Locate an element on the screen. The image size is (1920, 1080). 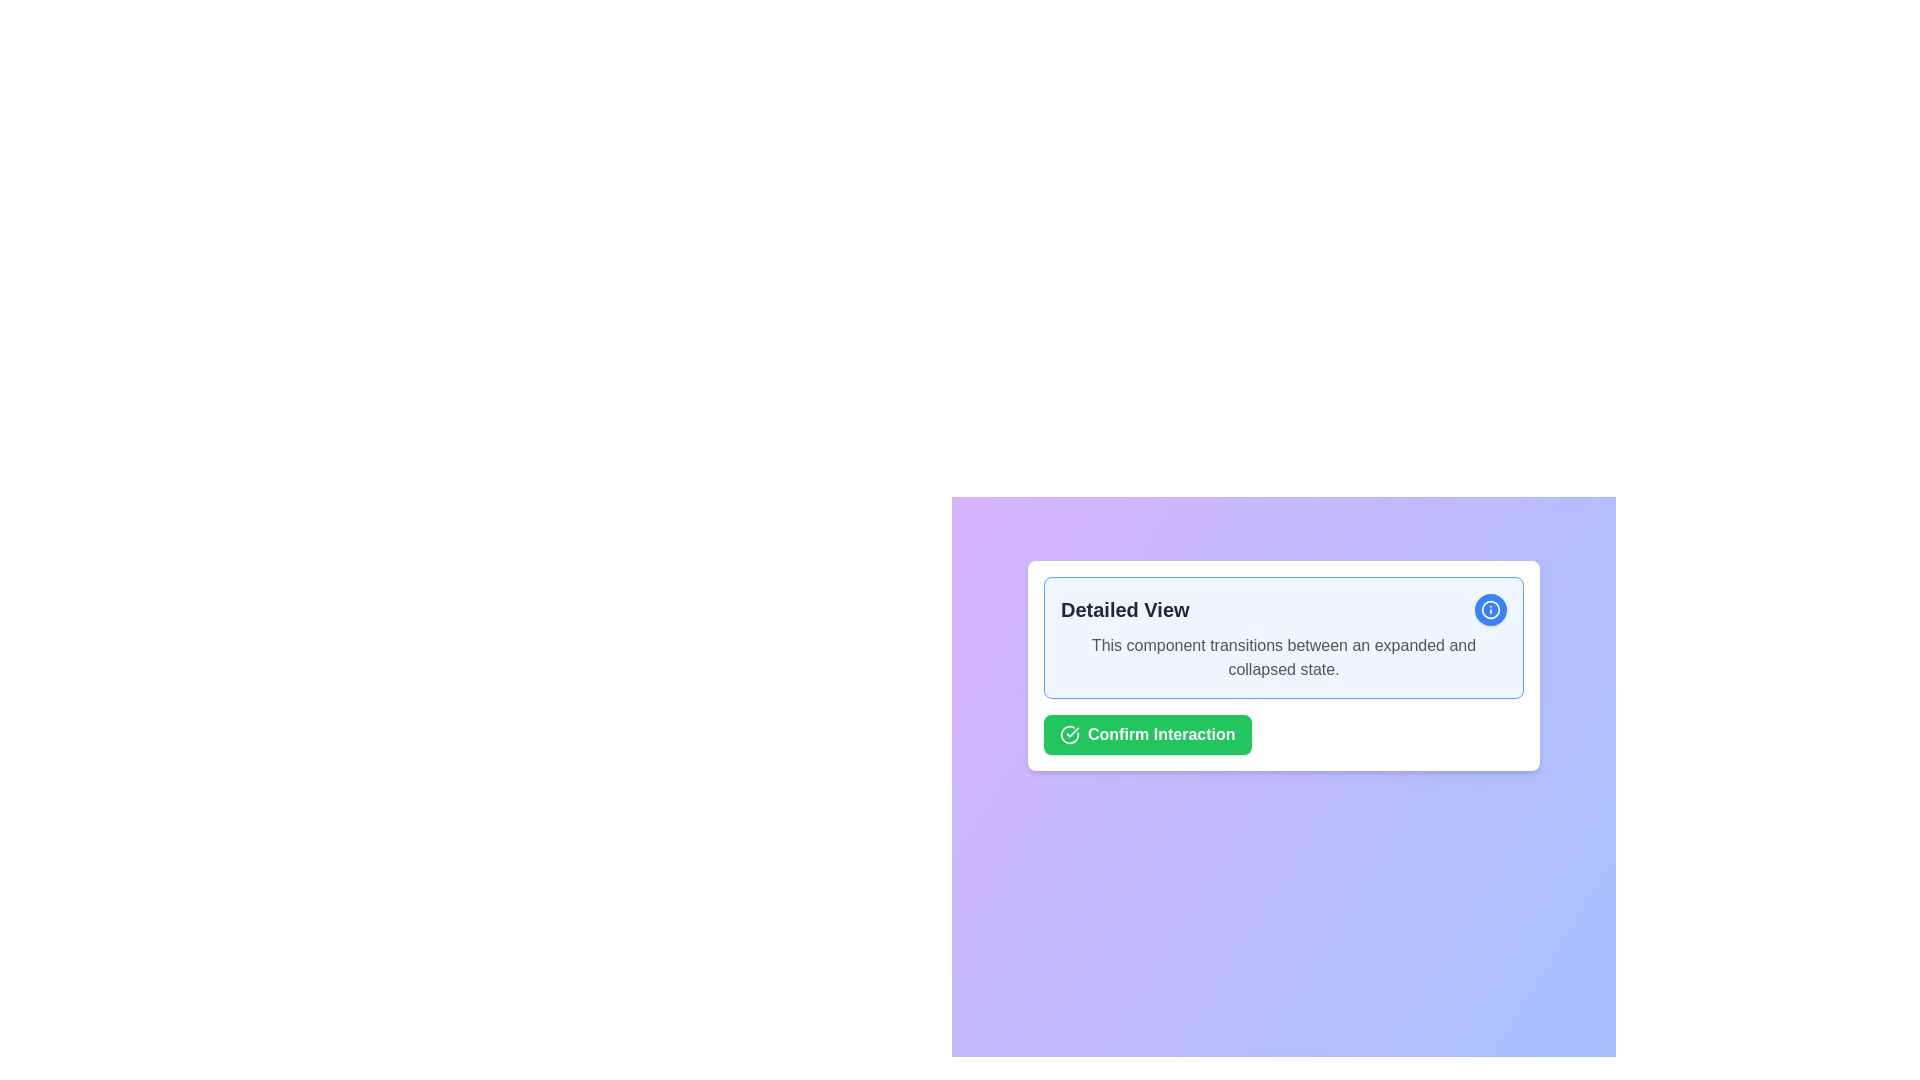
the circular blue button with a white information icon located in the top-right corner of the 'Detailed View' section is located at coordinates (1491, 608).